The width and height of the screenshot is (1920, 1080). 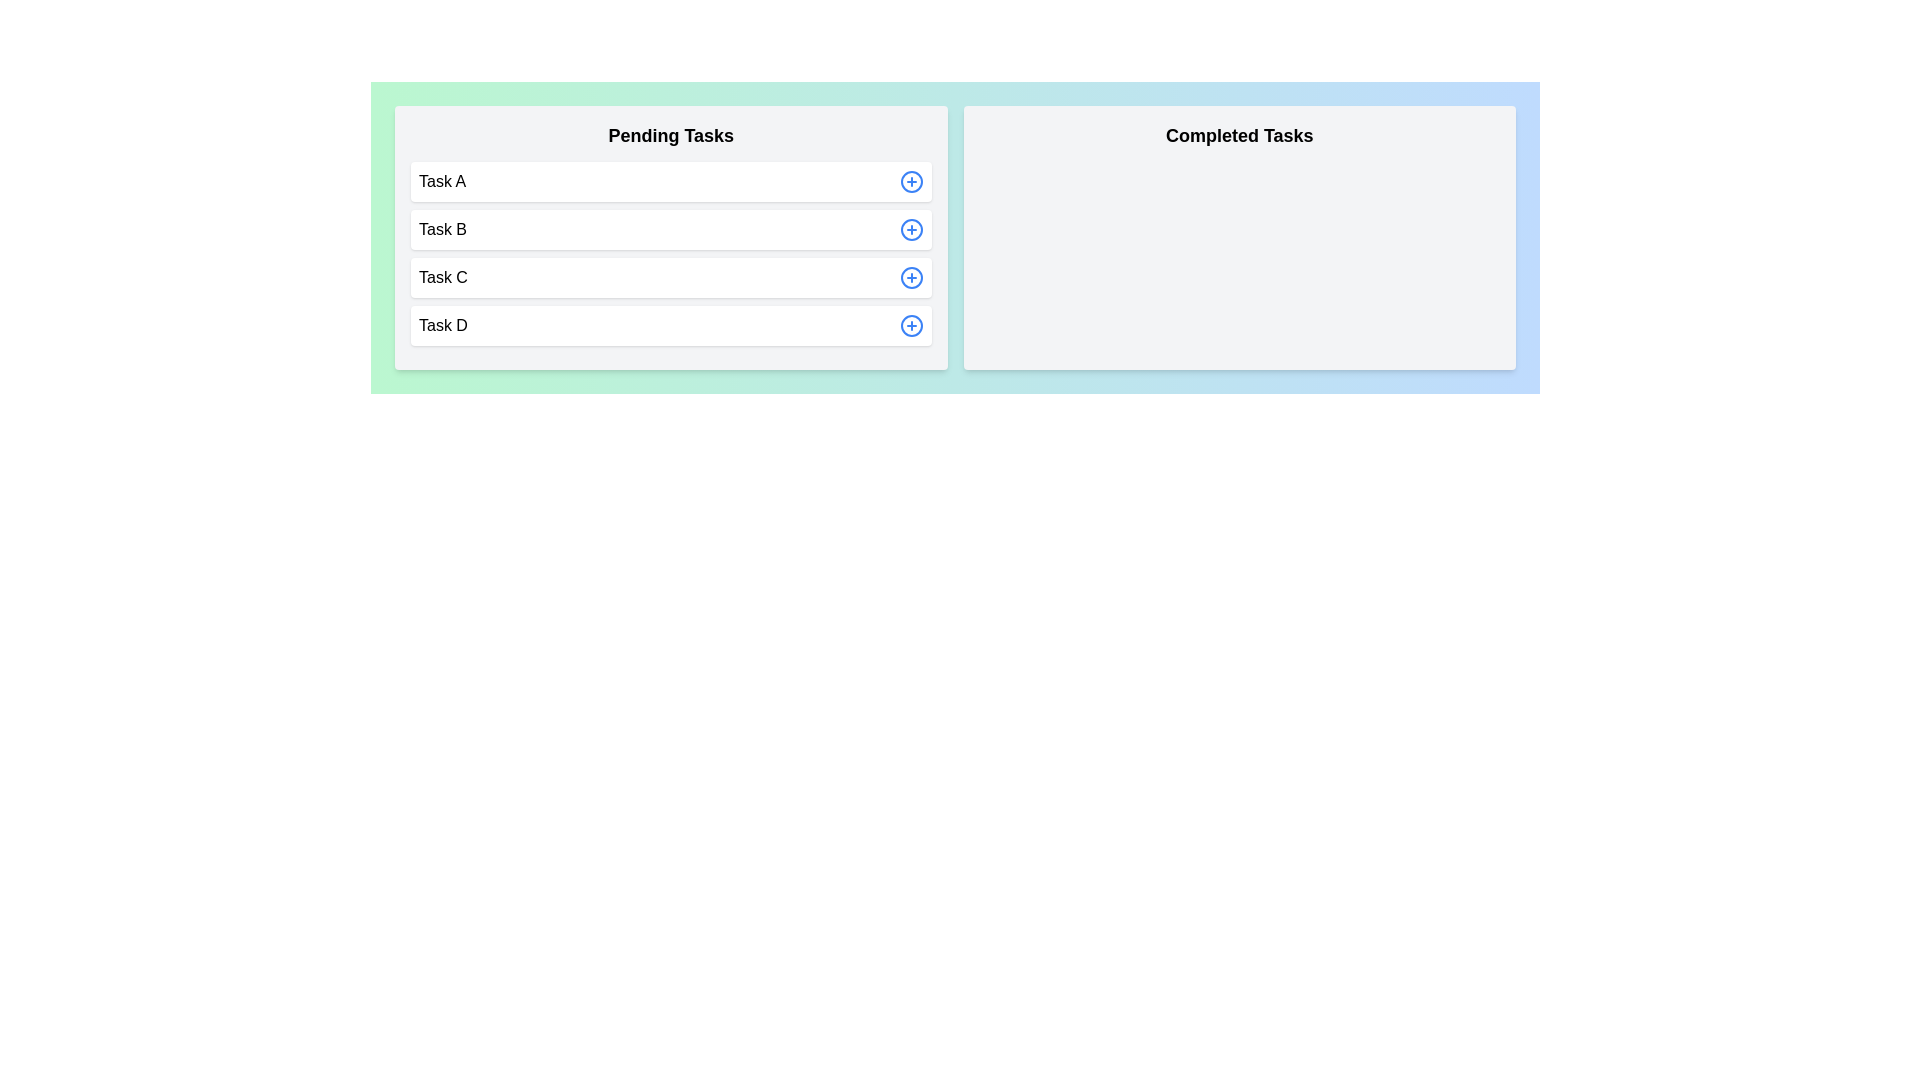 What do you see at coordinates (910, 277) in the screenshot?
I see `add button next to the task Task C in the 'Pending Tasks' section` at bounding box center [910, 277].